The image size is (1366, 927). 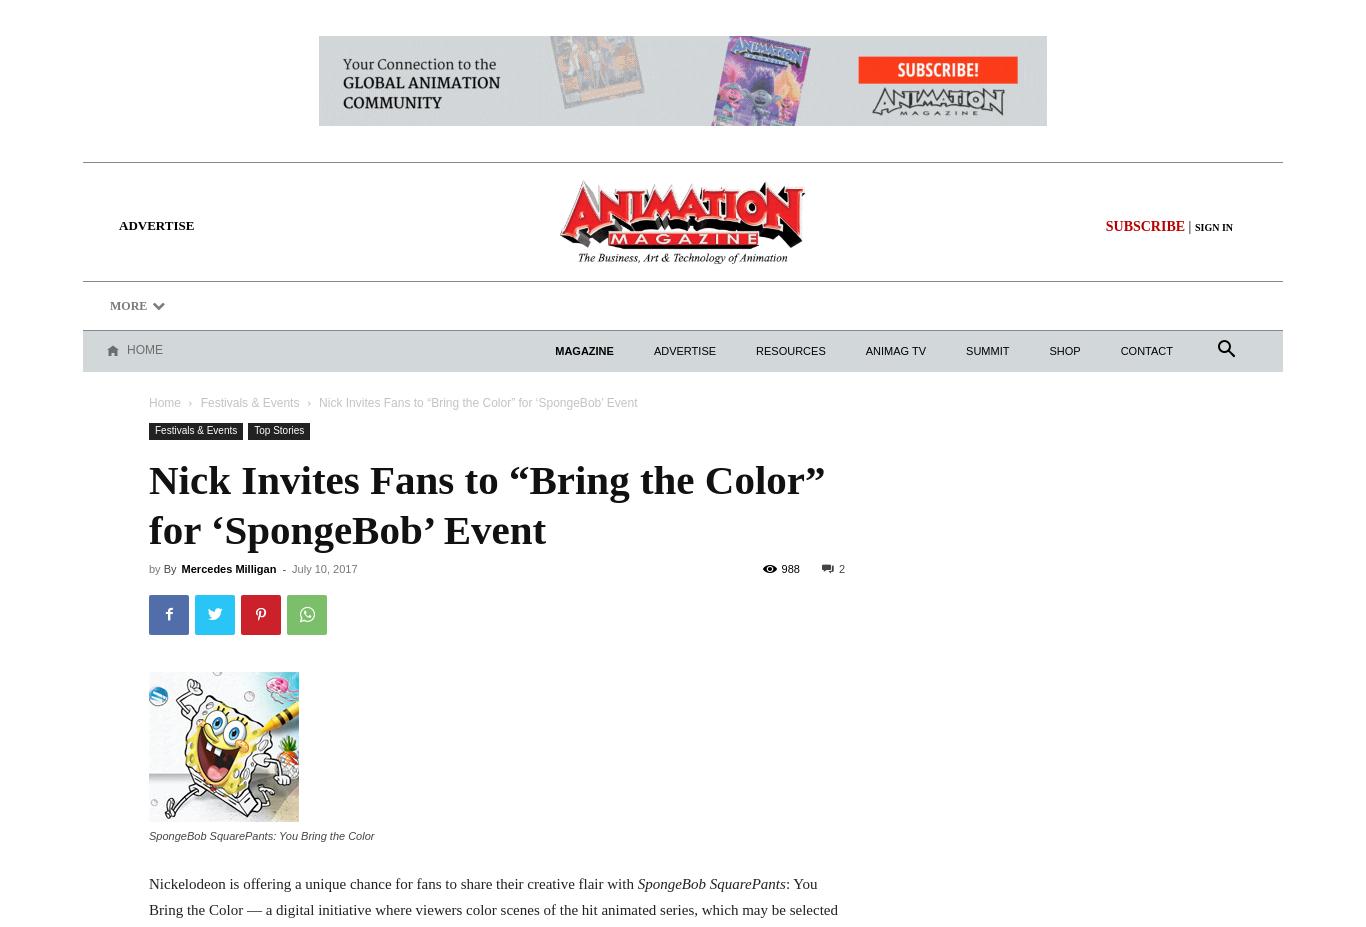 I want to click on '-', so click(x=278, y=567).